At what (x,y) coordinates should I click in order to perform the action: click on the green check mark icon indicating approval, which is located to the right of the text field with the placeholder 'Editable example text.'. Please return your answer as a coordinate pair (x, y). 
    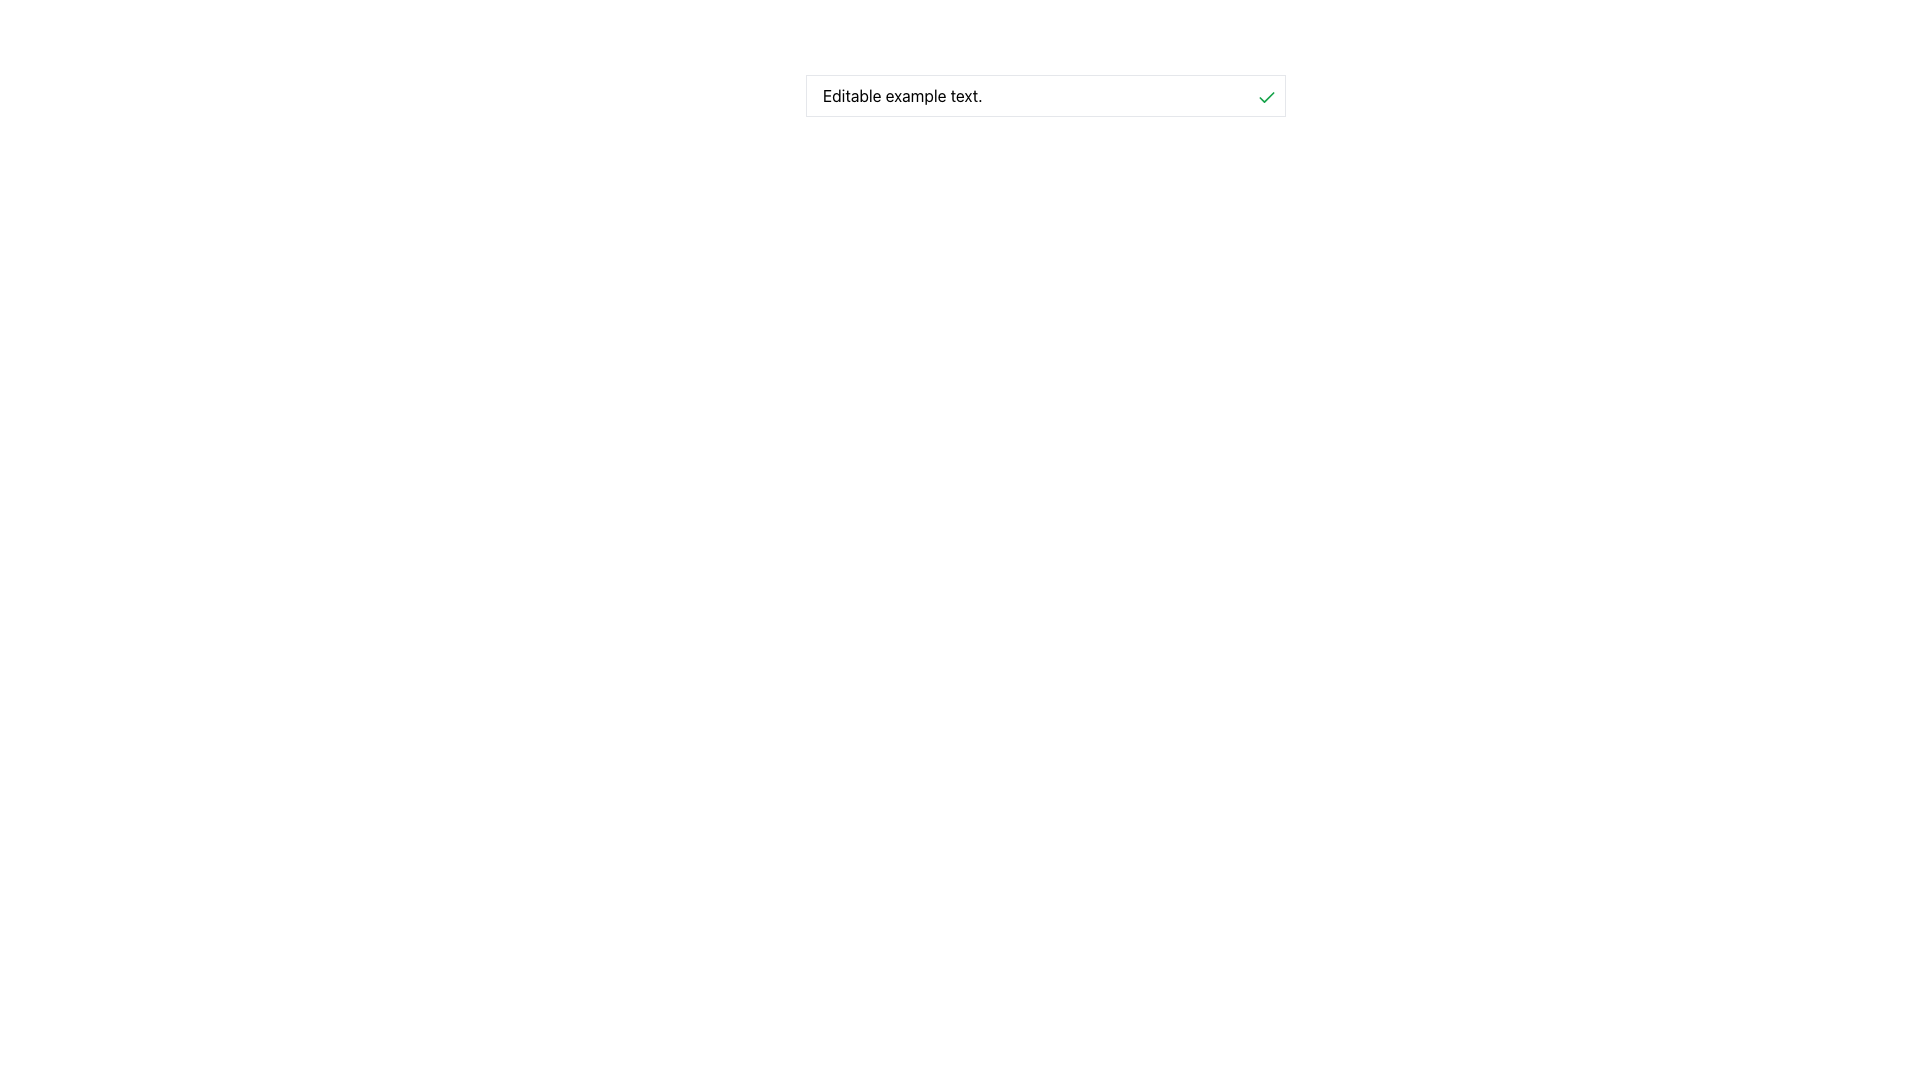
    Looking at the image, I should click on (1266, 96).